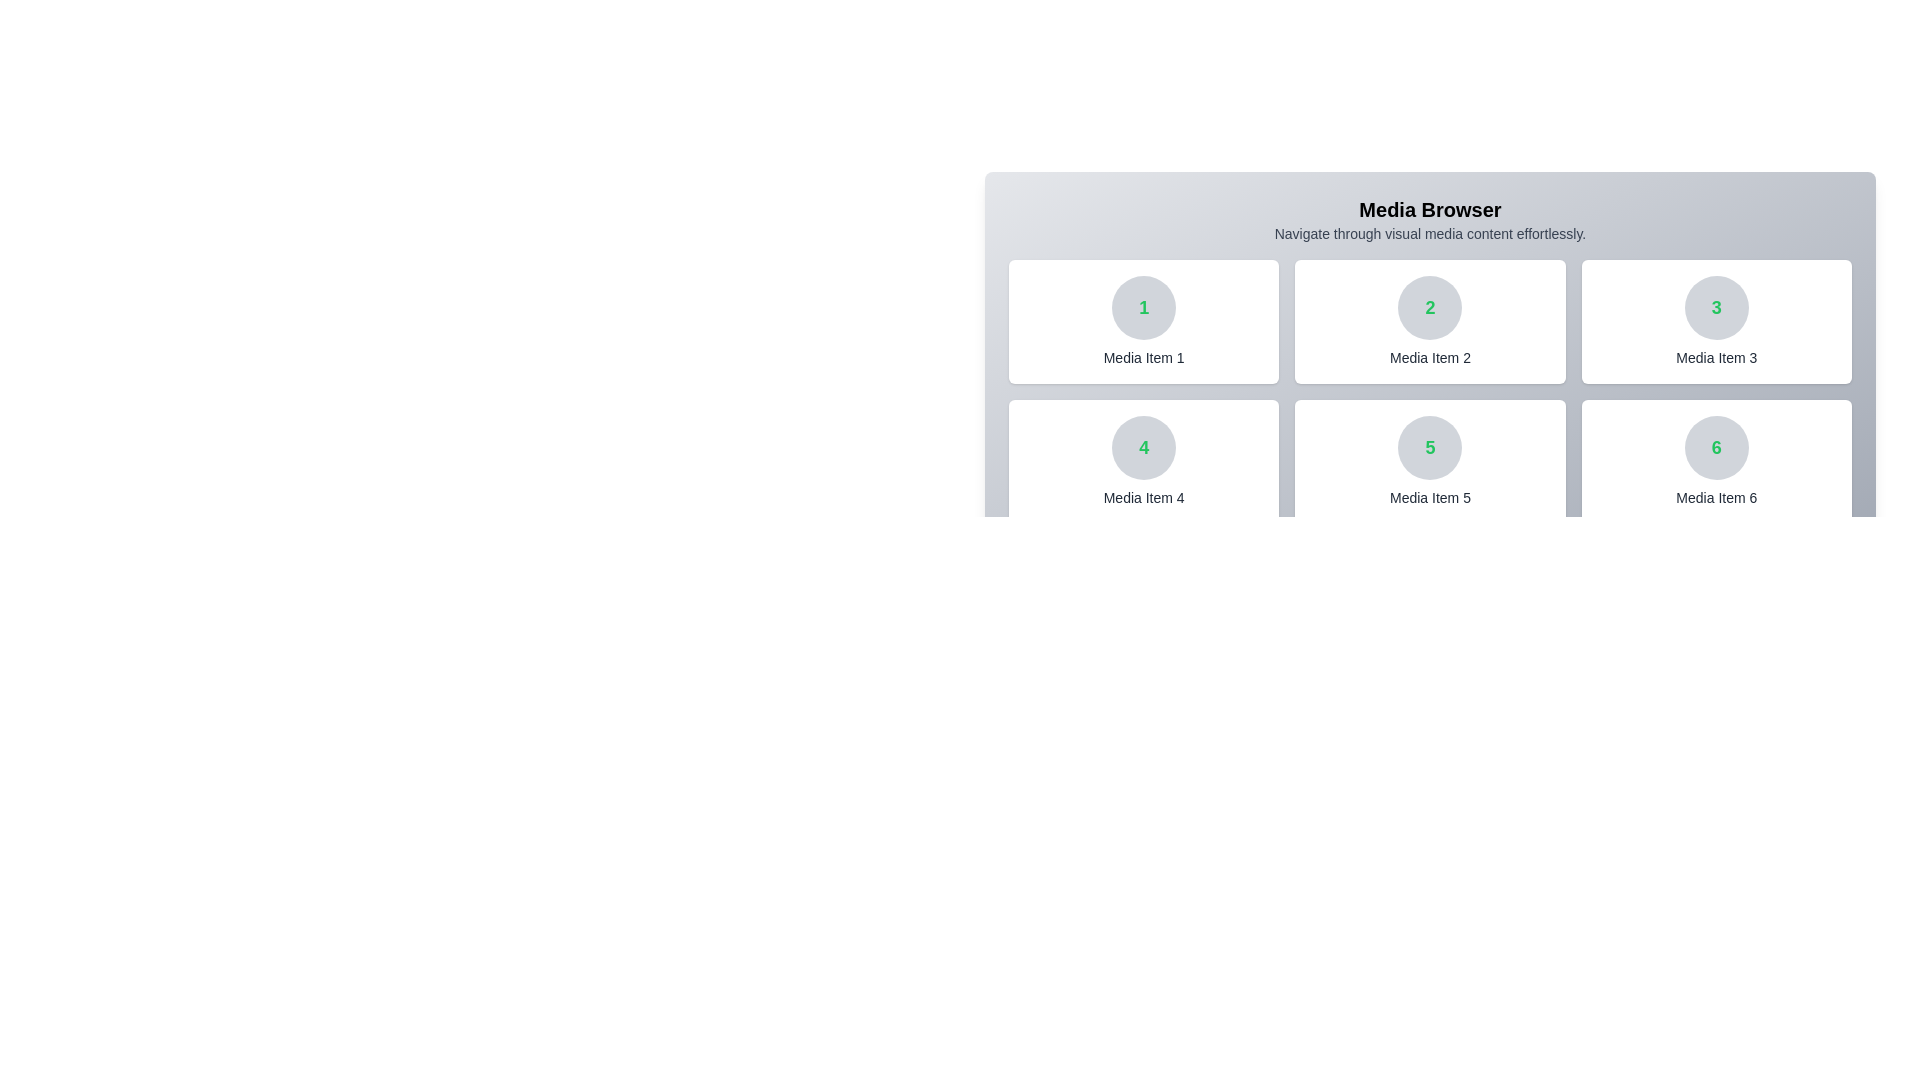 Image resolution: width=1920 pixels, height=1080 pixels. I want to click on the card labeled 'Media Item 3', which features a circular icon with the number '3' and is located, so click(1715, 320).